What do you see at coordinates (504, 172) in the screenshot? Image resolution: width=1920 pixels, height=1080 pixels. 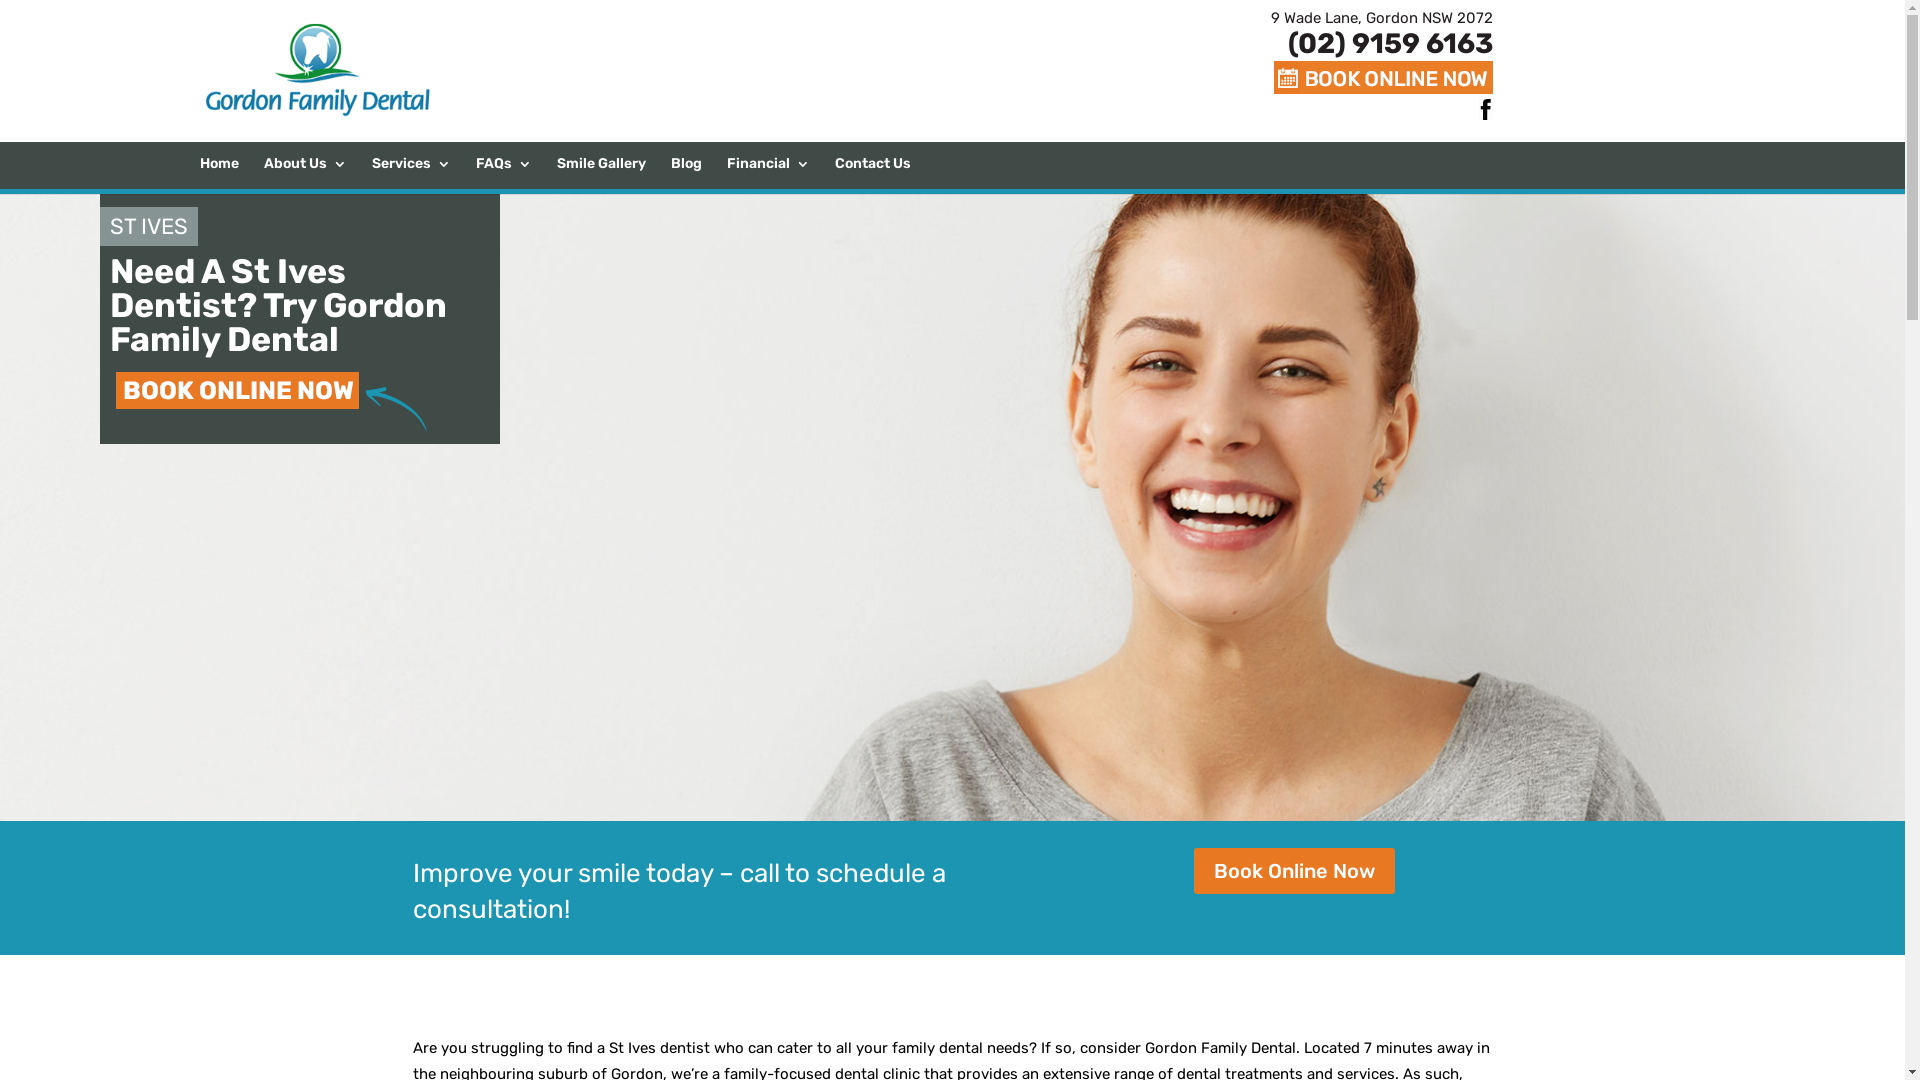 I see `'FAQs'` at bounding box center [504, 172].